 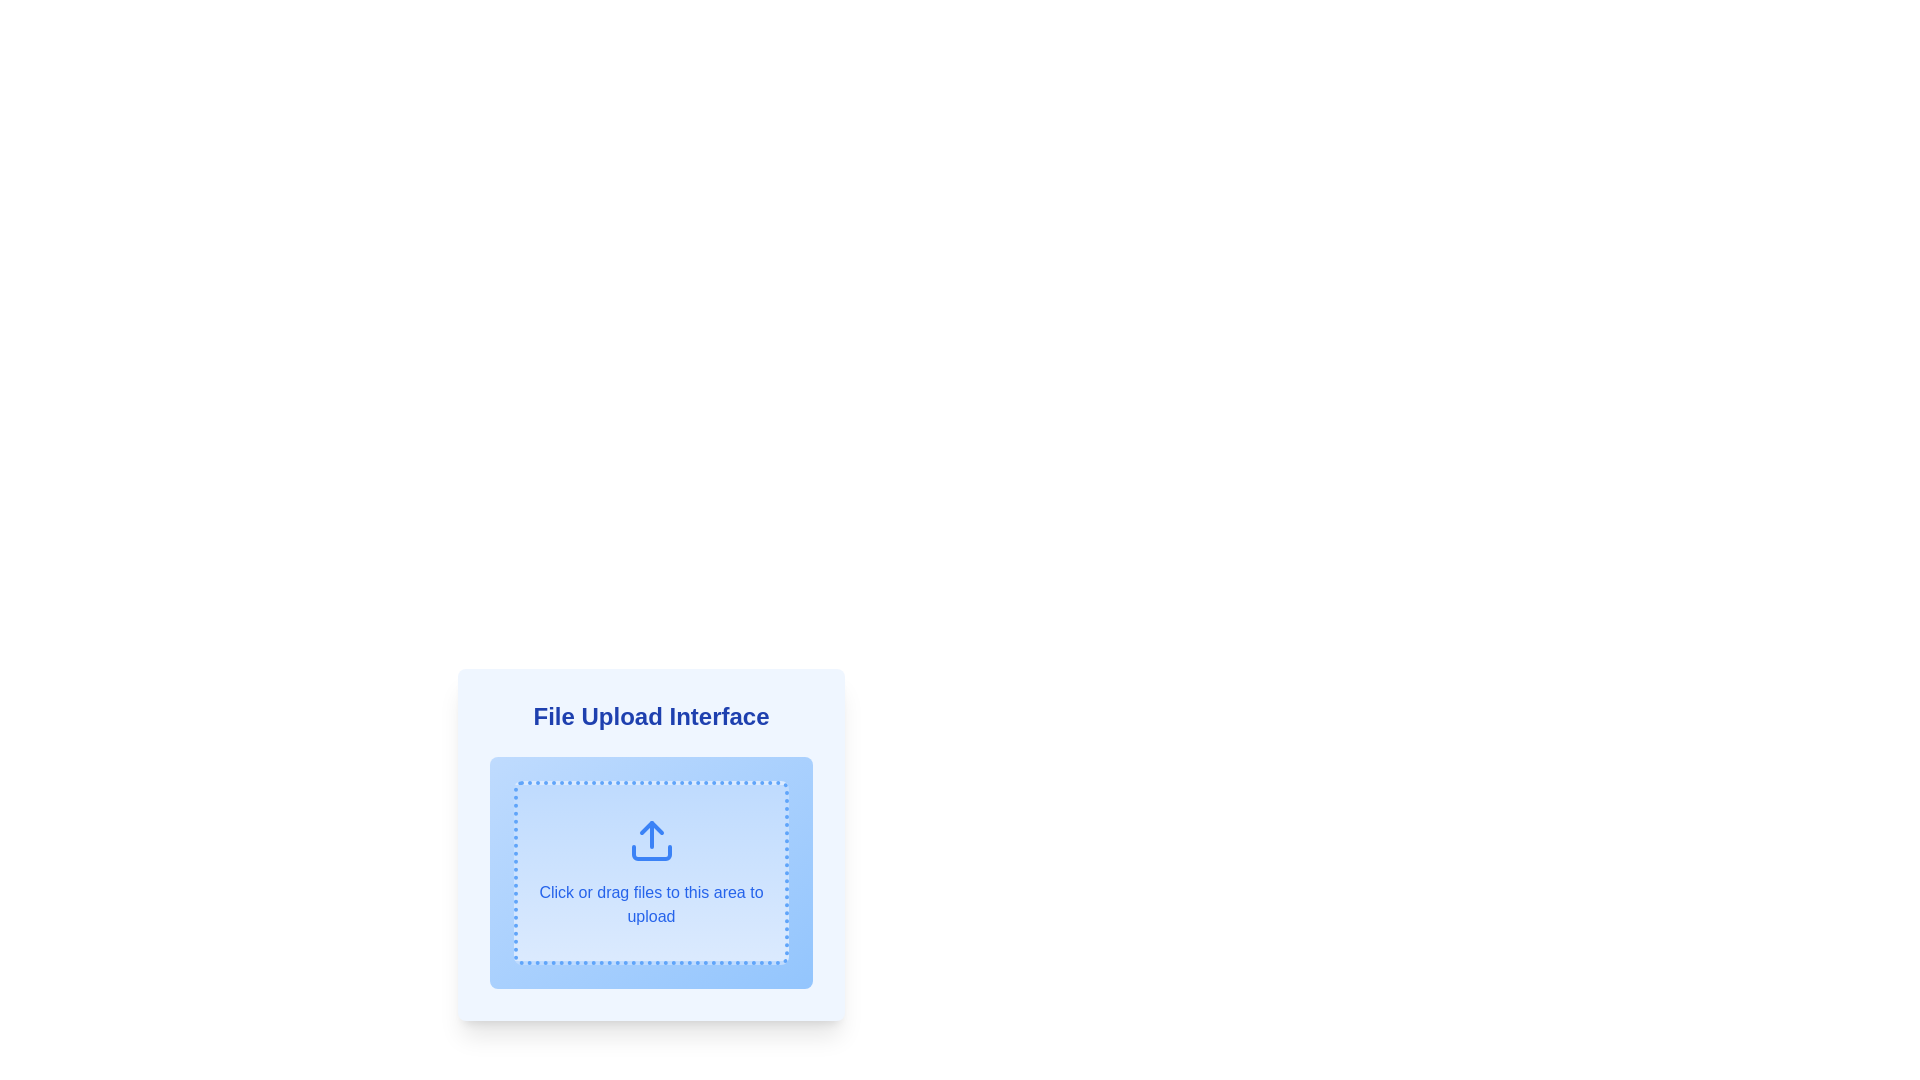 I want to click on files onto the File Upload Interface, which features a title and an outlined rectangle with dashed borders indicating upload functionality, so click(x=651, y=852).